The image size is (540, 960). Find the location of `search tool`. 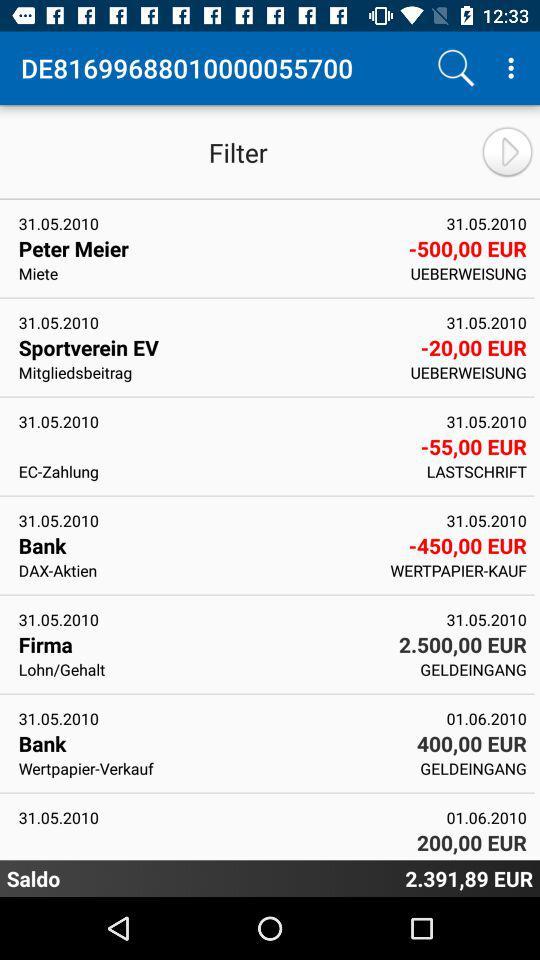

search tool is located at coordinates (455, 68).